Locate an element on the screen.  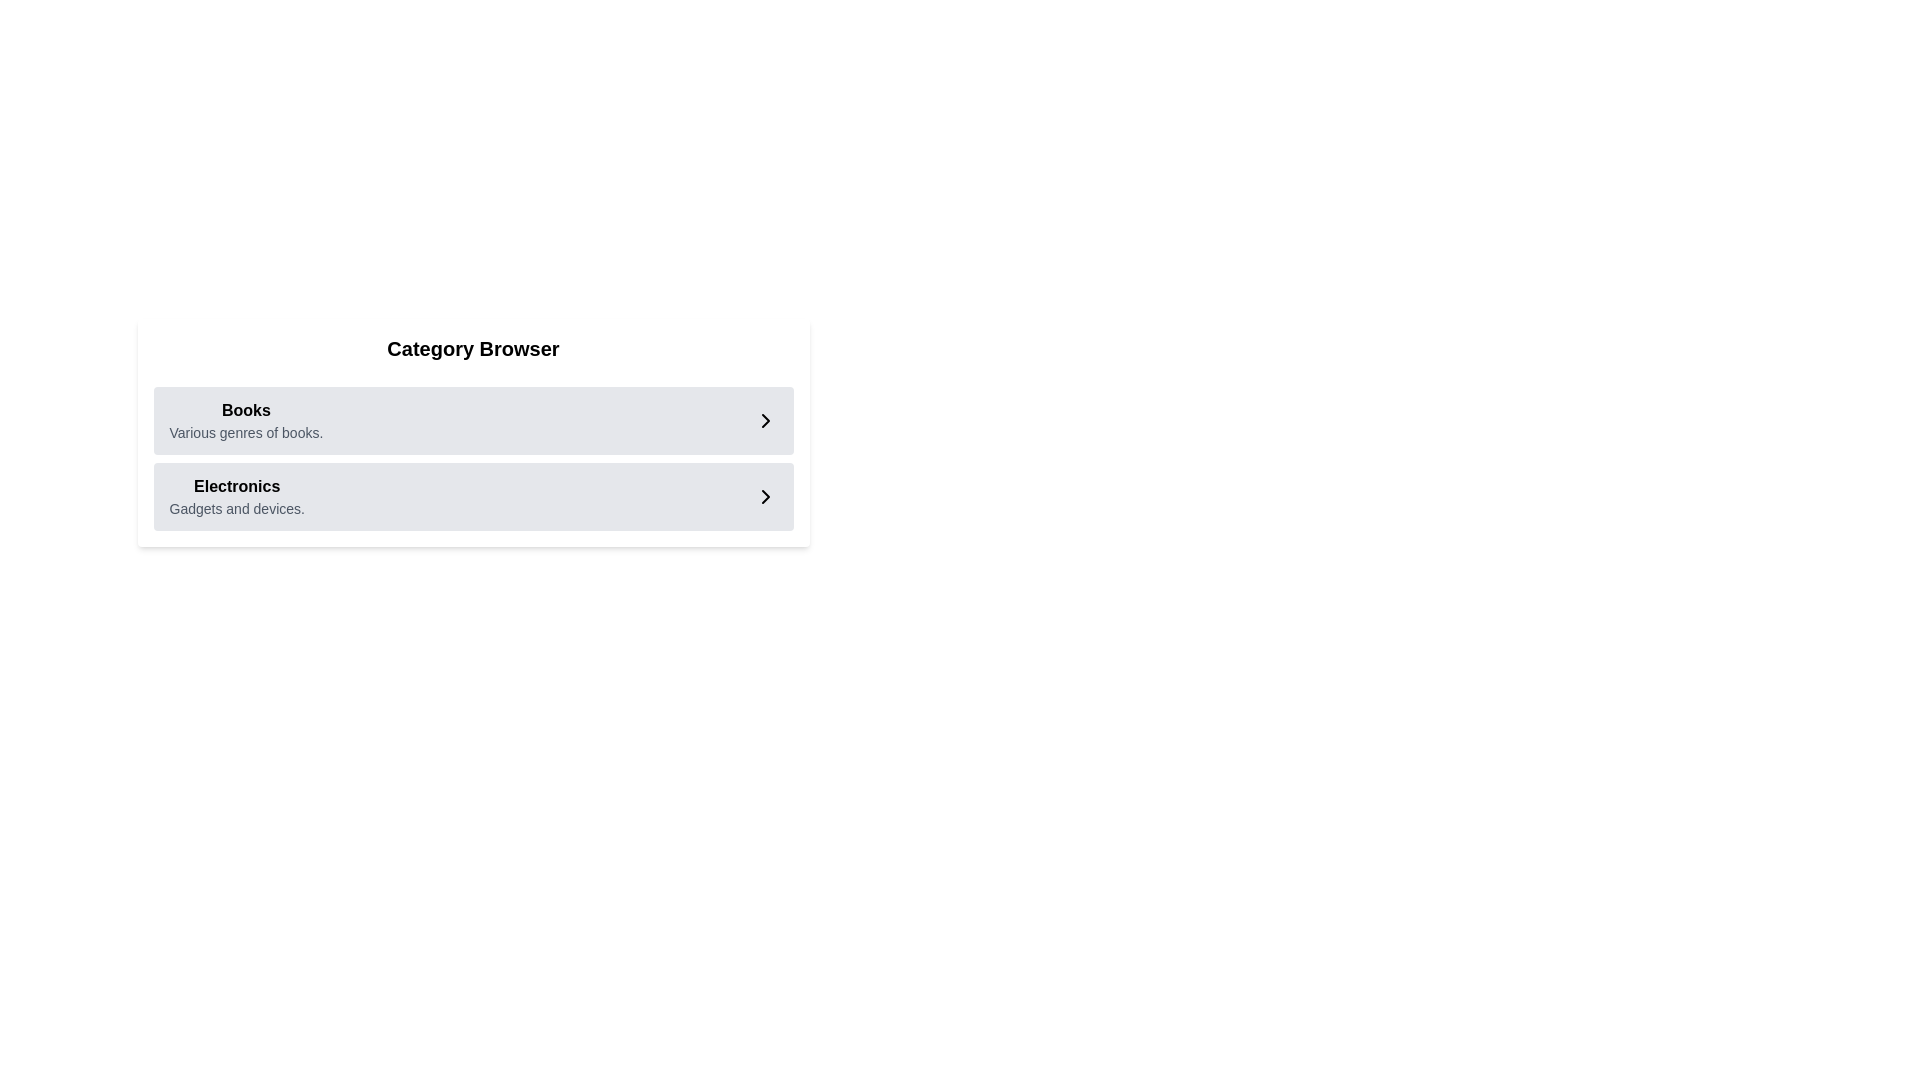
the 'Electronics' category text-display block, which features a bold header and subtext stating 'Gadgets and devices' is located at coordinates (237, 496).